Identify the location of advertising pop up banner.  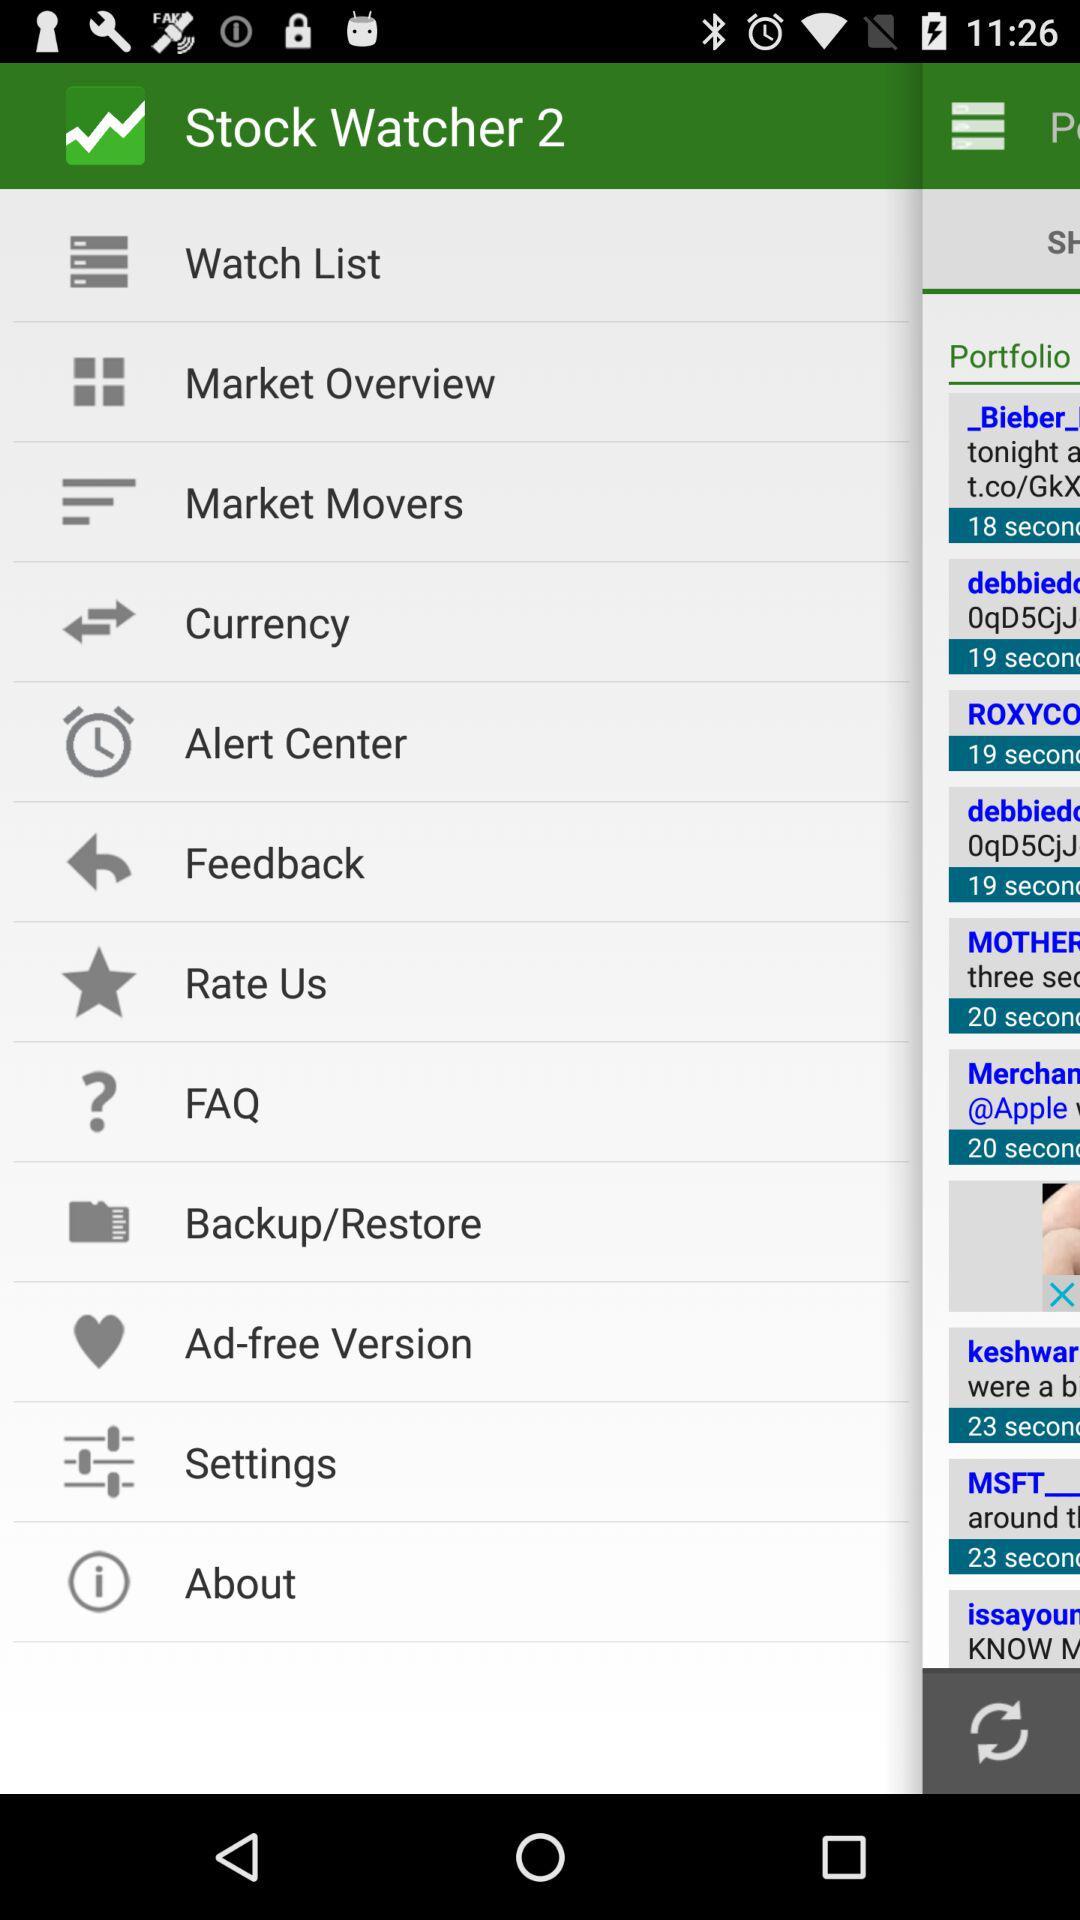
(1060, 1245).